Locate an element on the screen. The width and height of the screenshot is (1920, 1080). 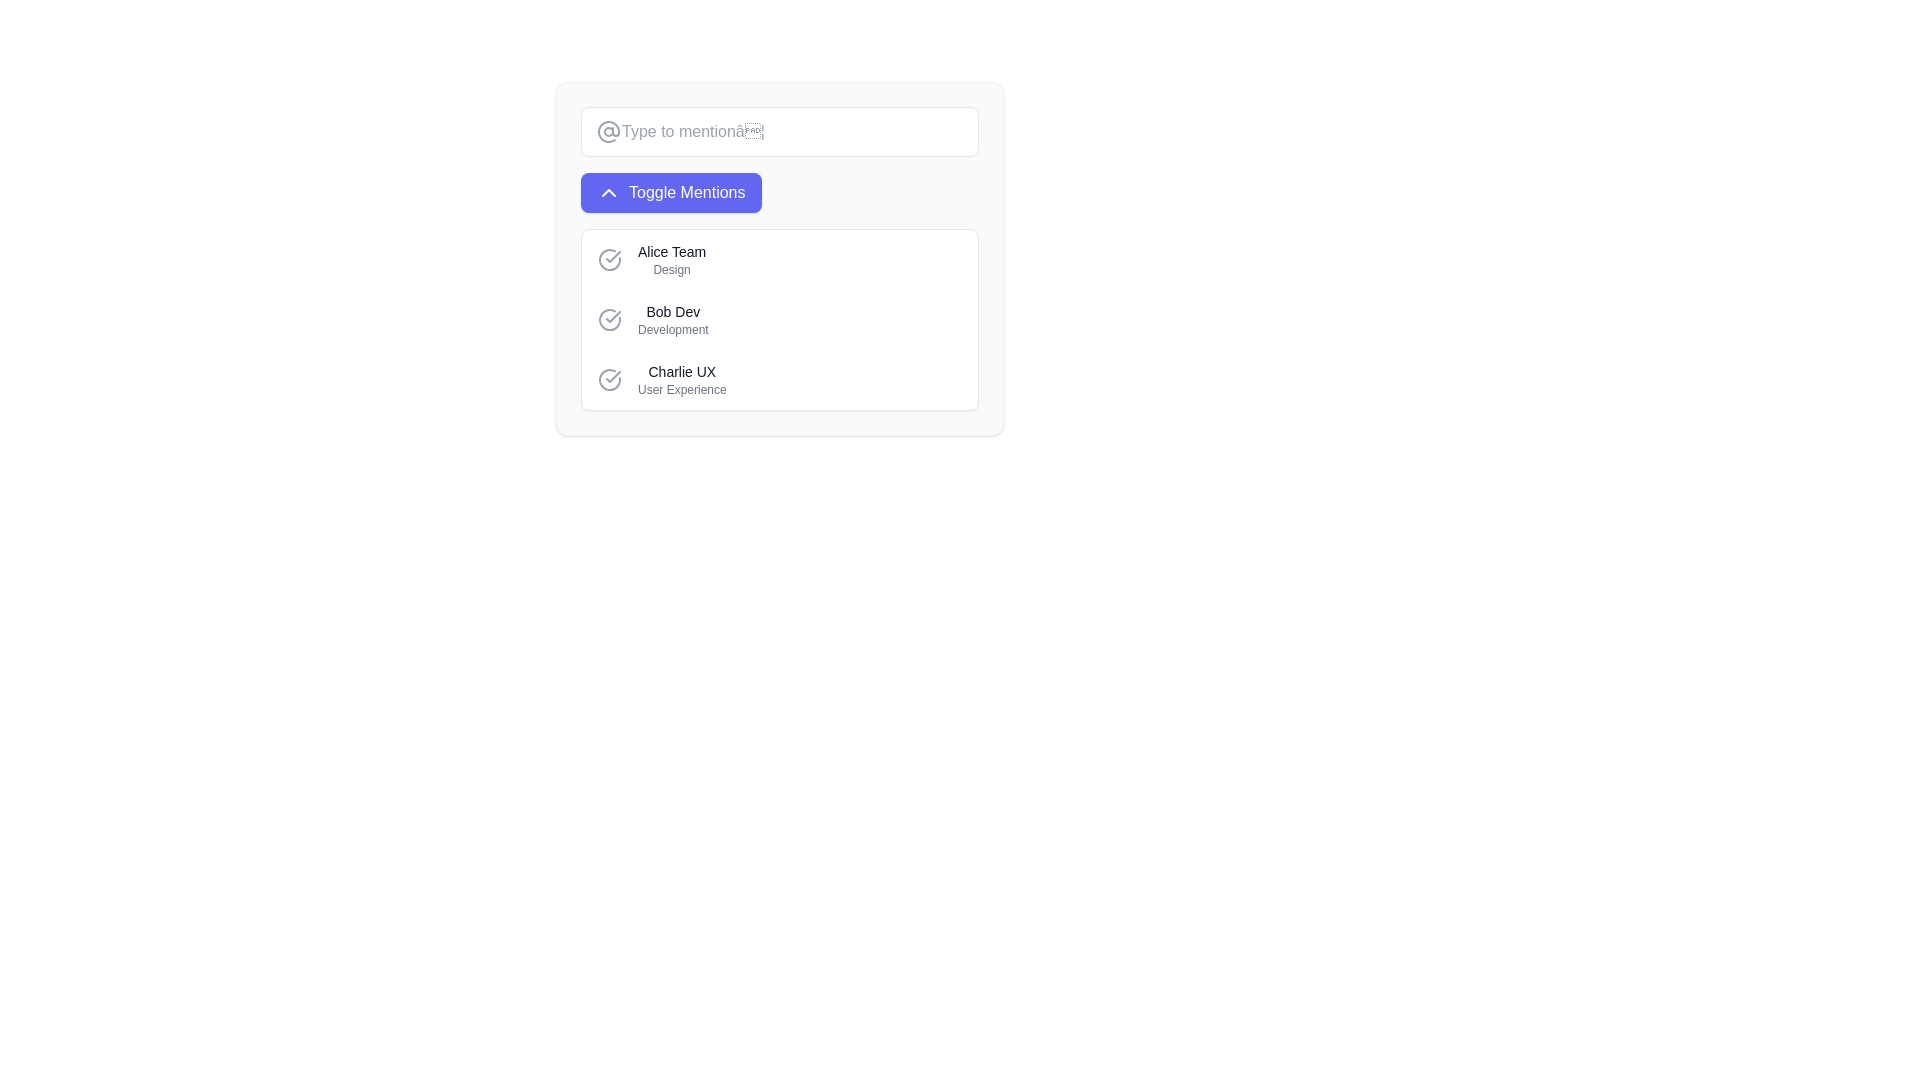
the '@' symbol SVG graphic element located at the top-left corner of the text input field, which is styled with a thin border and has a circular structure is located at coordinates (608, 131).